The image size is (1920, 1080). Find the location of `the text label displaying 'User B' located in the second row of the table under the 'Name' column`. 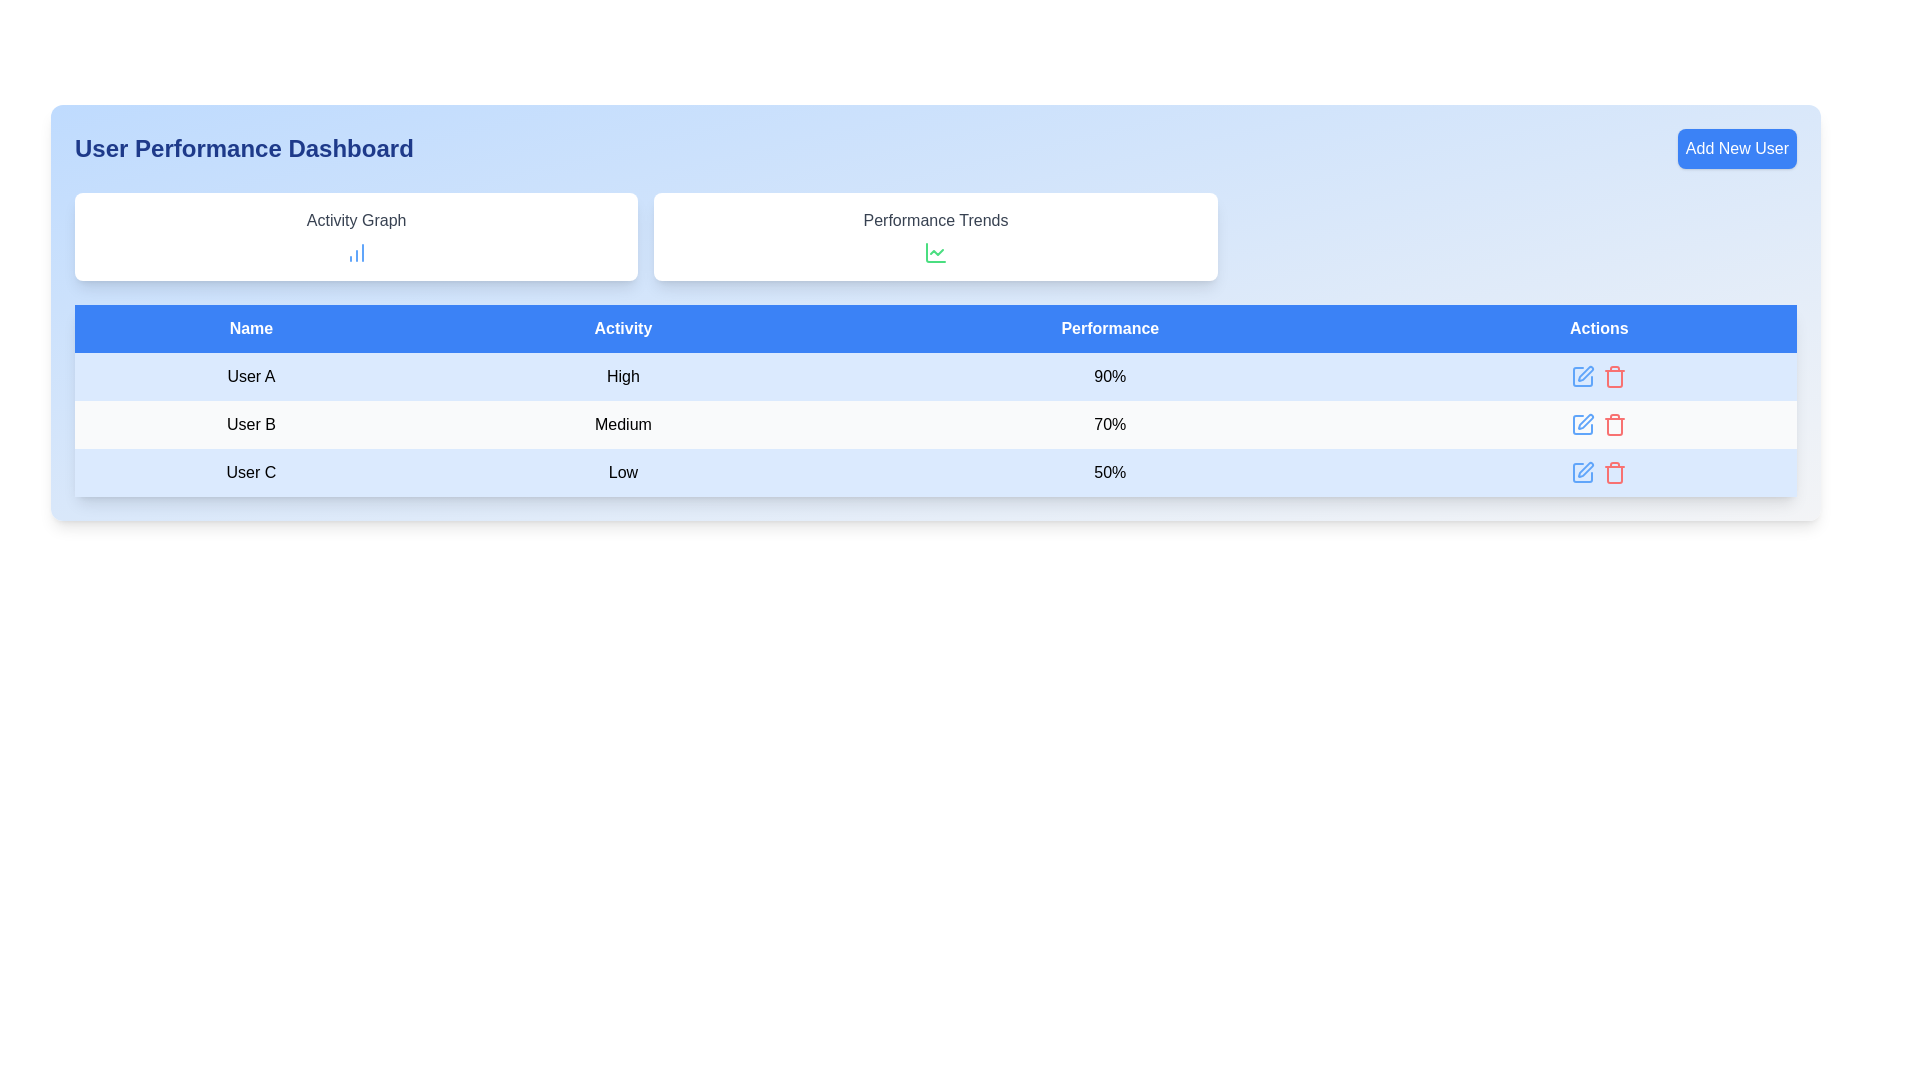

the text label displaying 'User B' located in the second row of the table under the 'Name' column is located at coordinates (250, 423).